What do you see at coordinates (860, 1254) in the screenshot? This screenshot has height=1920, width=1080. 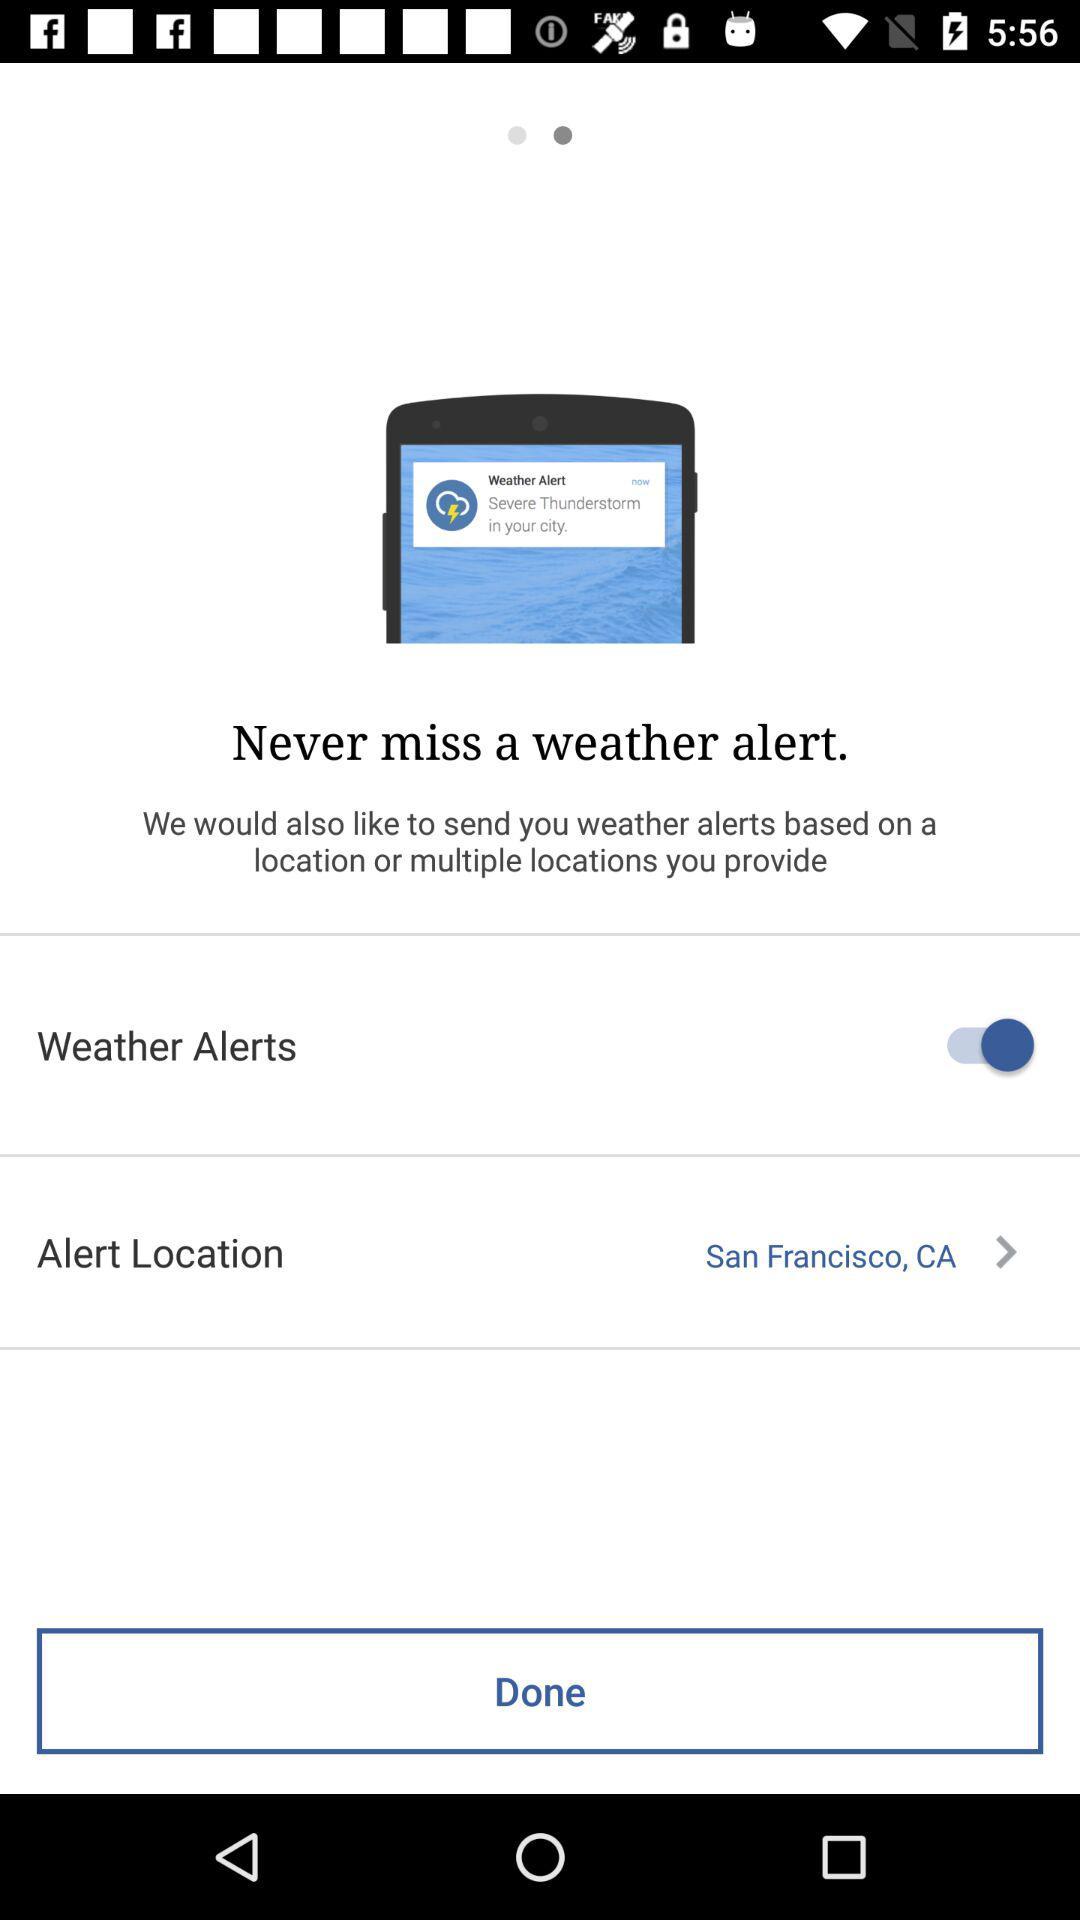 I see `item to the right of the alert location icon` at bounding box center [860, 1254].